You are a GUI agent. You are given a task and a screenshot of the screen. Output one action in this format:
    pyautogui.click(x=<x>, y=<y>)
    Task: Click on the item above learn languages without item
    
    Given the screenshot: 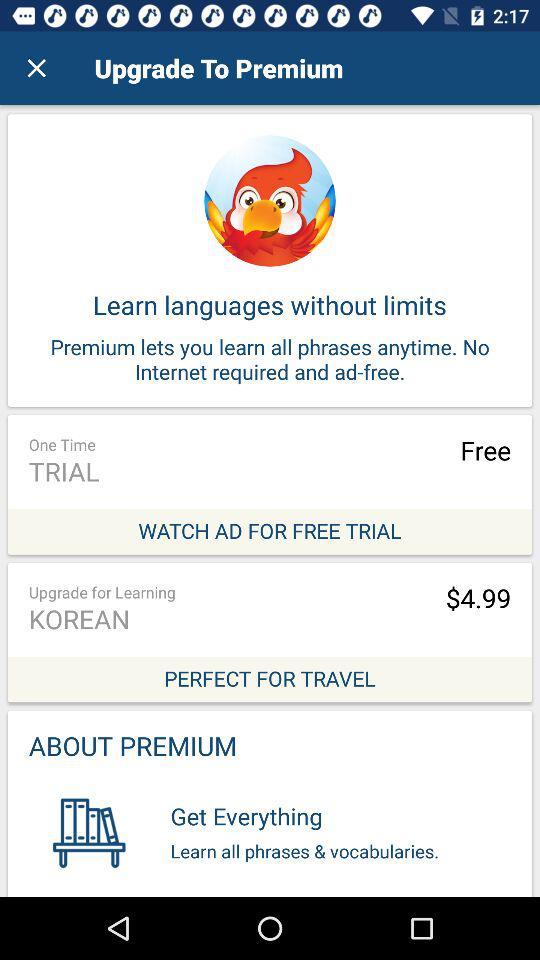 What is the action you would take?
    pyautogui.click(x=36, y=68)
    